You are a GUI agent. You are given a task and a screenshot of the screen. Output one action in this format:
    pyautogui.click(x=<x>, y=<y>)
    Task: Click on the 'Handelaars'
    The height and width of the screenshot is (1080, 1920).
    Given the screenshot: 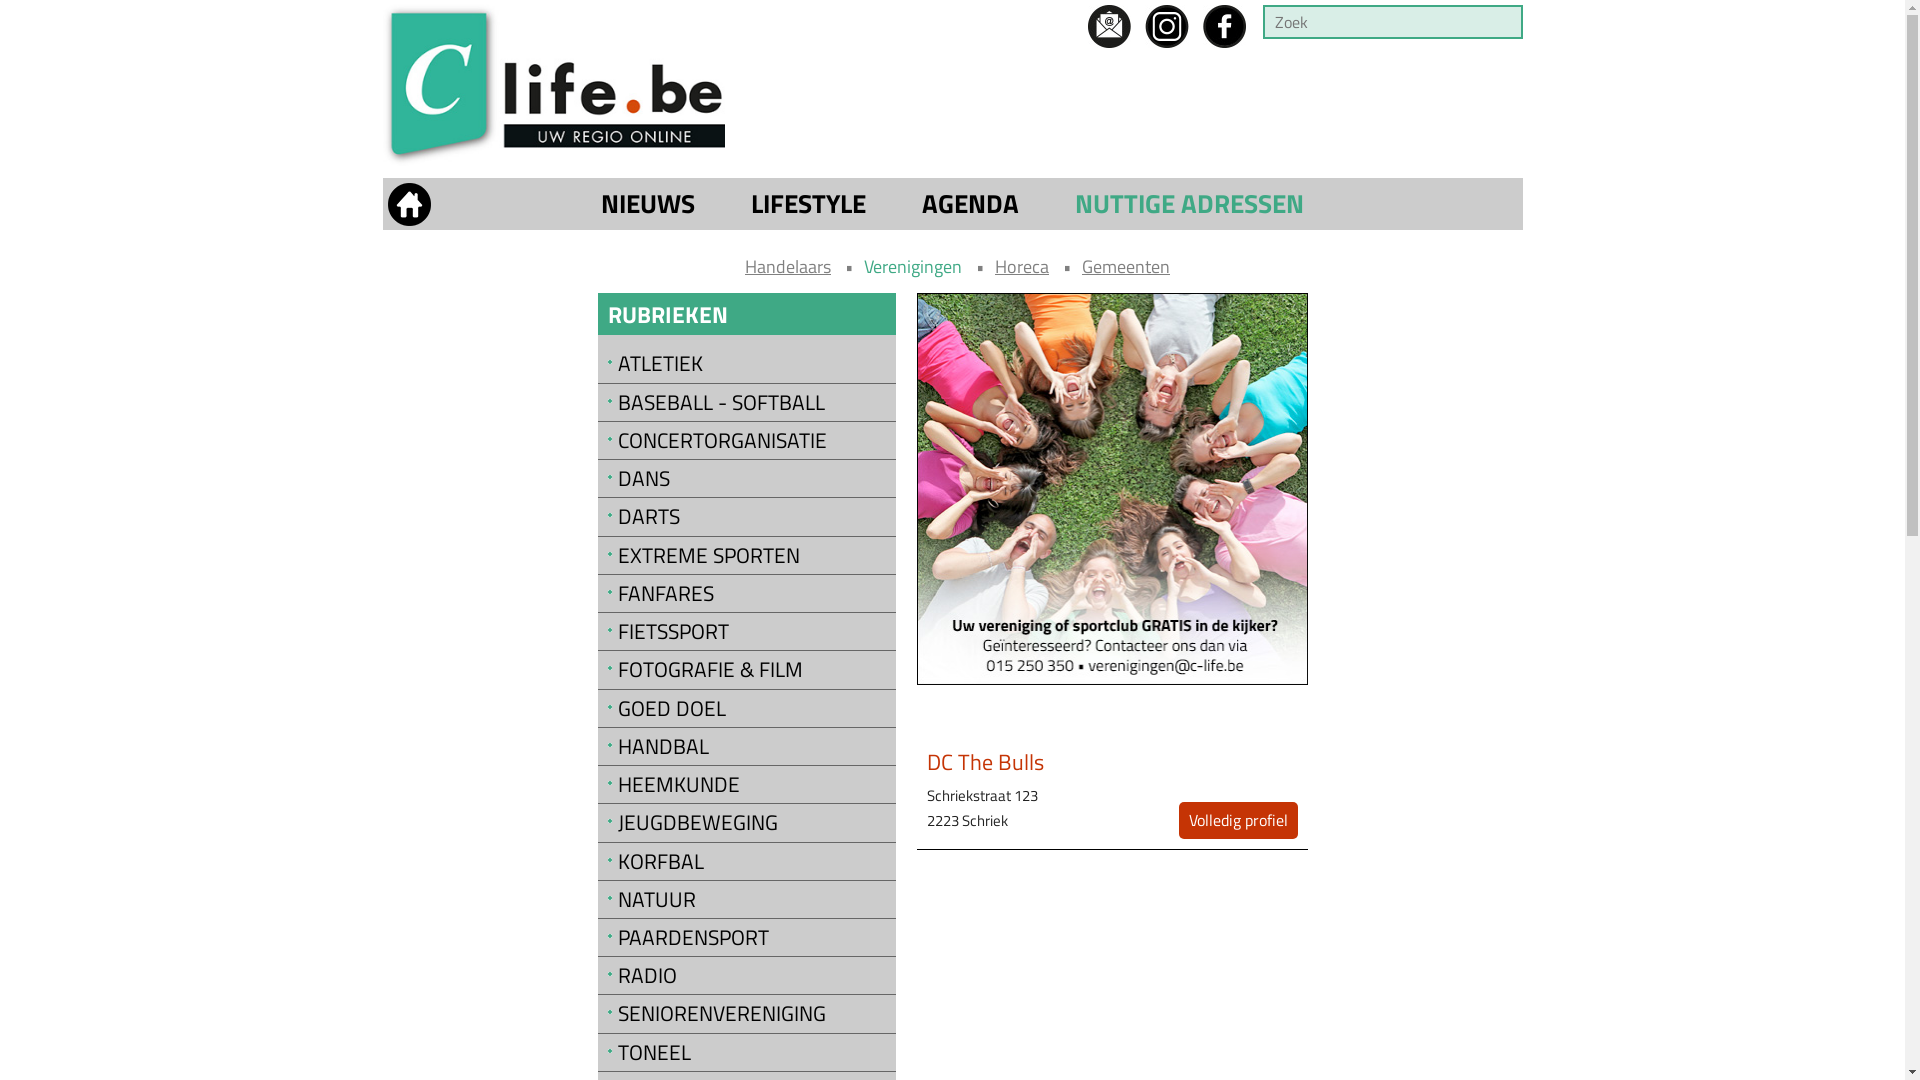 What is the action you would take?
    pyautogui.click(x=786, y=265)
    